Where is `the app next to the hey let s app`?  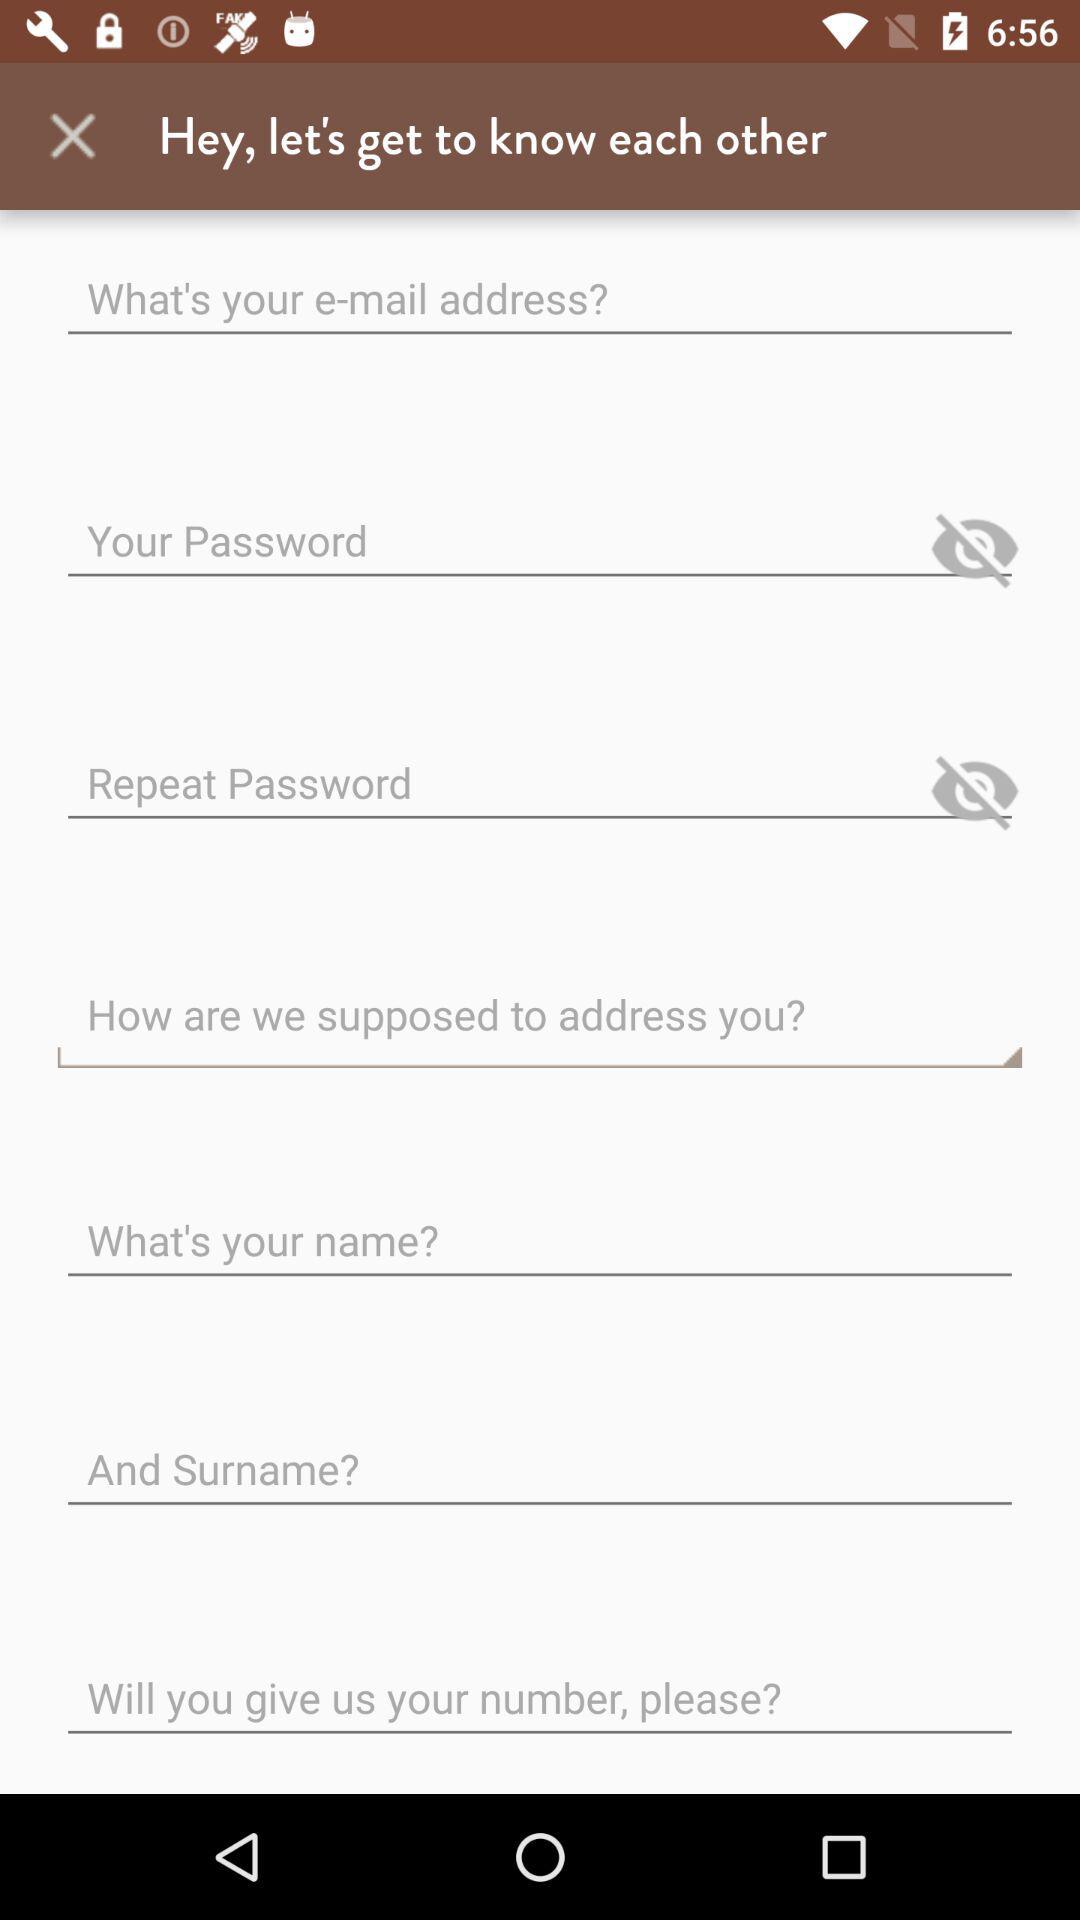 the app next to the hey let s app is located at coordinates (72, 135).